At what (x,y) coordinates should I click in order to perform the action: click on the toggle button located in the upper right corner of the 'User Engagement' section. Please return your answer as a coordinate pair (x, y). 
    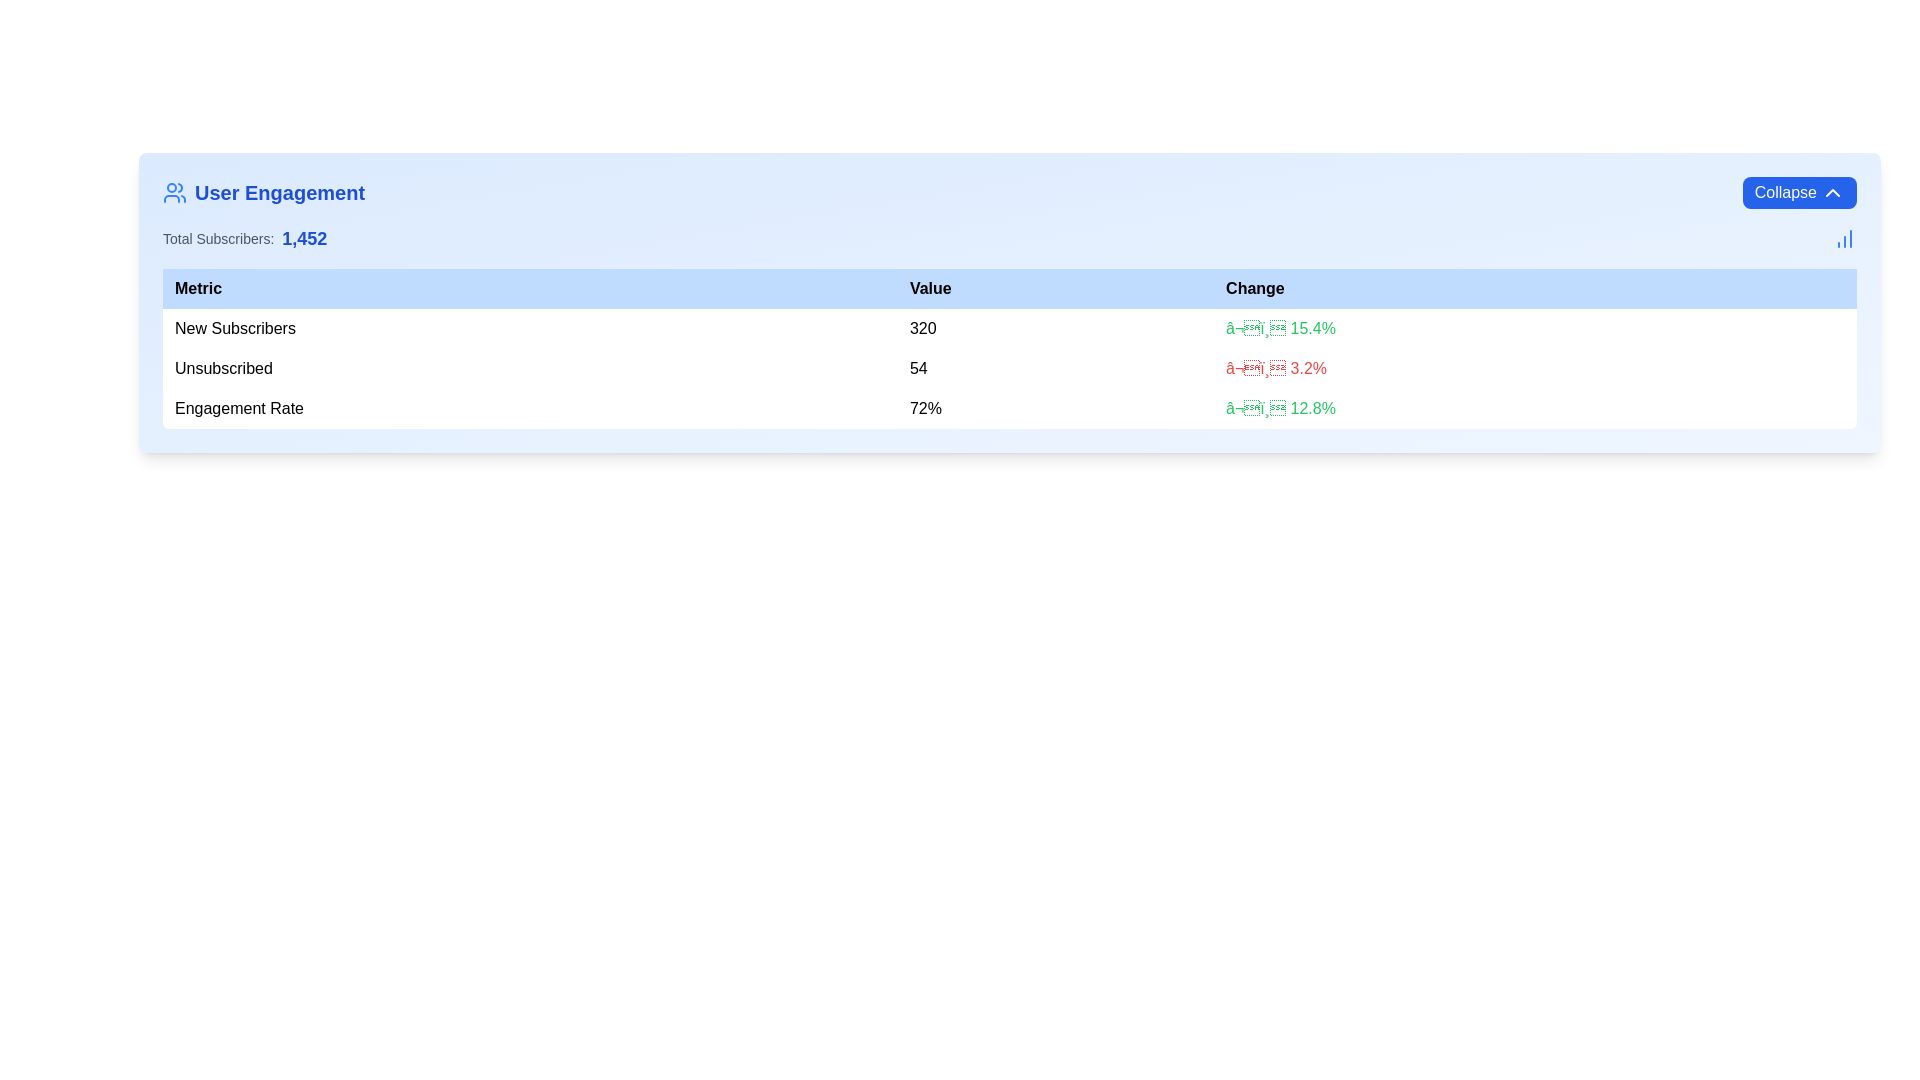
    Looking at the image, I should click on (1799, 192).